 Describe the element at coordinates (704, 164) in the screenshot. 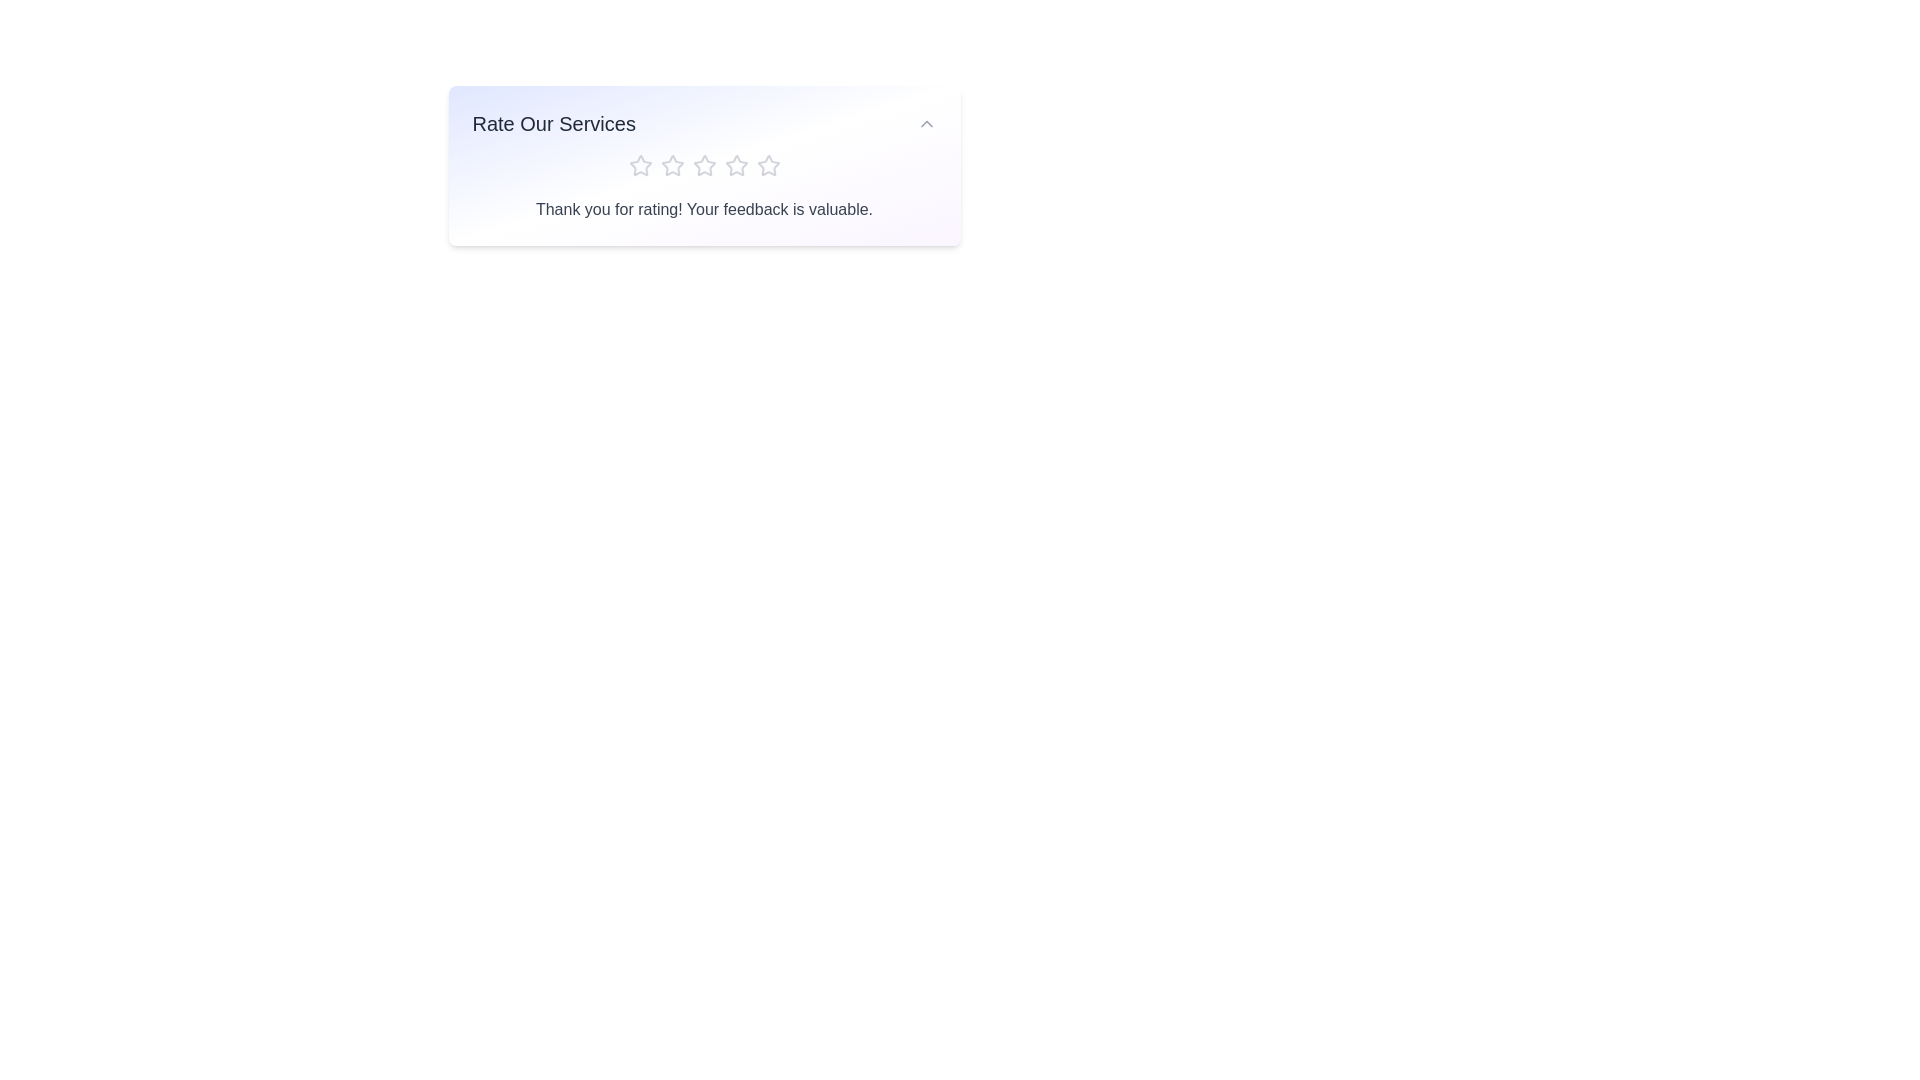

I see `the star corresponding to the desired rating 3` at that location.